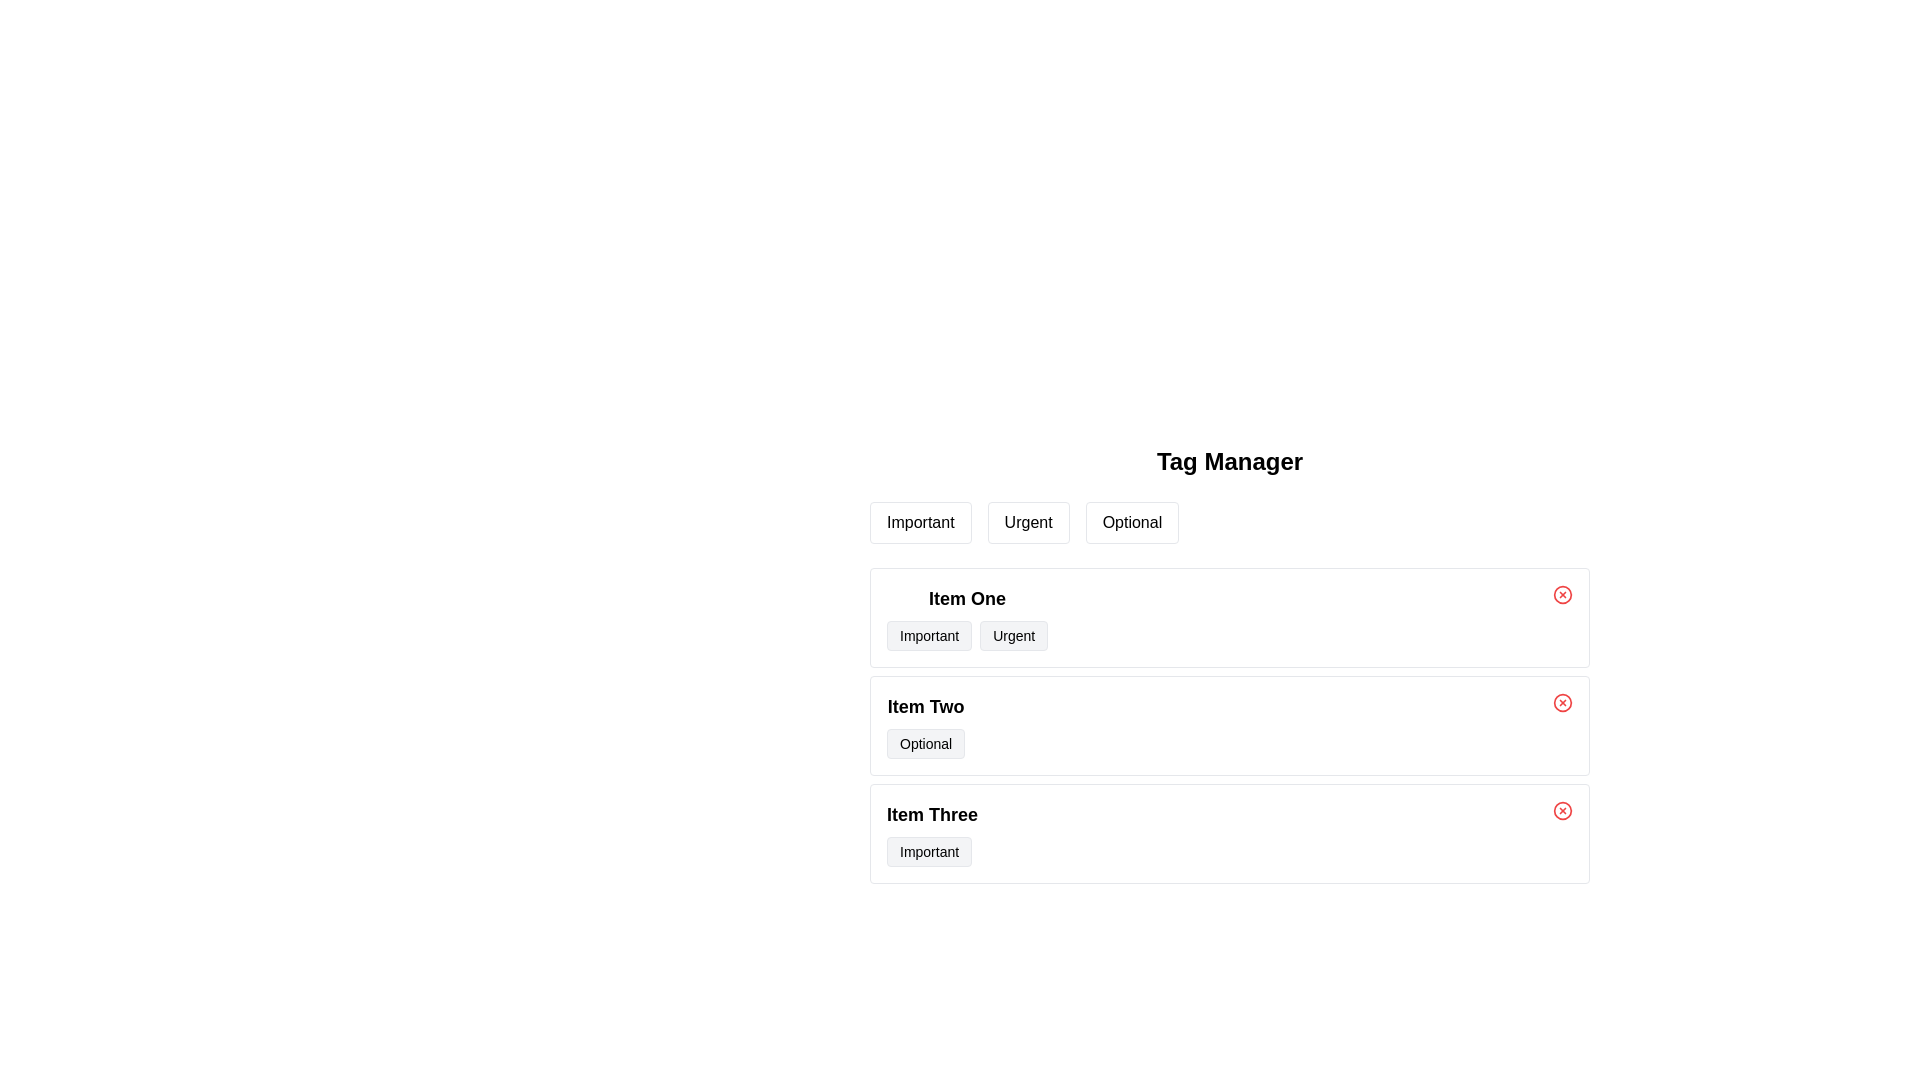  I want to click on the label titled 'Important', which is a small rounded rectangular tag with a light gray background, located under the 'Item Three' section, so click(928, 852).